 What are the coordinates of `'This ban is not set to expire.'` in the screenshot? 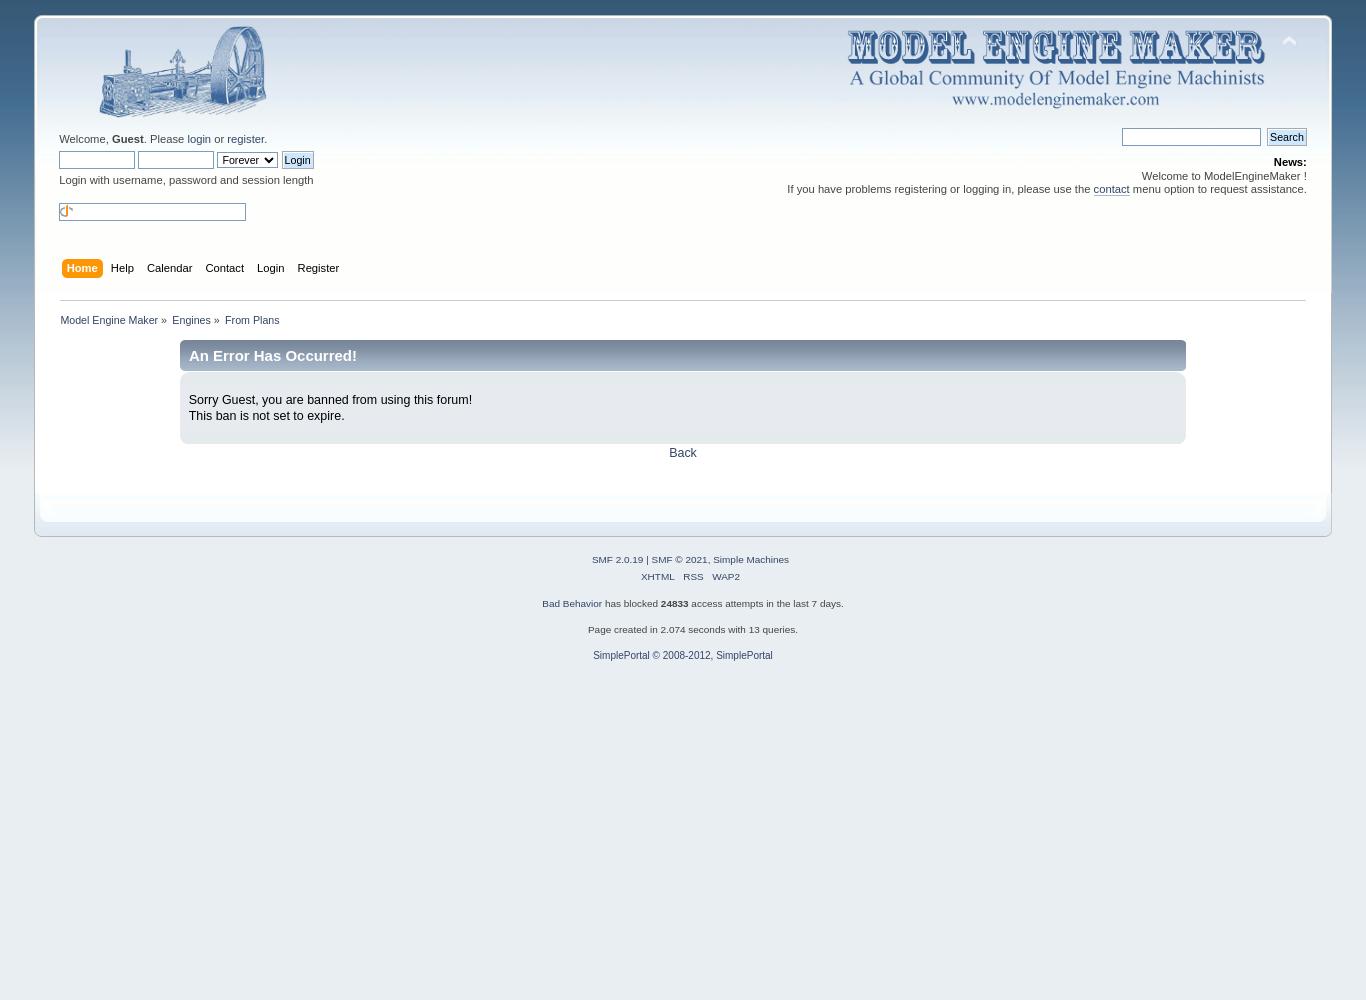 It's located at (265, 415).